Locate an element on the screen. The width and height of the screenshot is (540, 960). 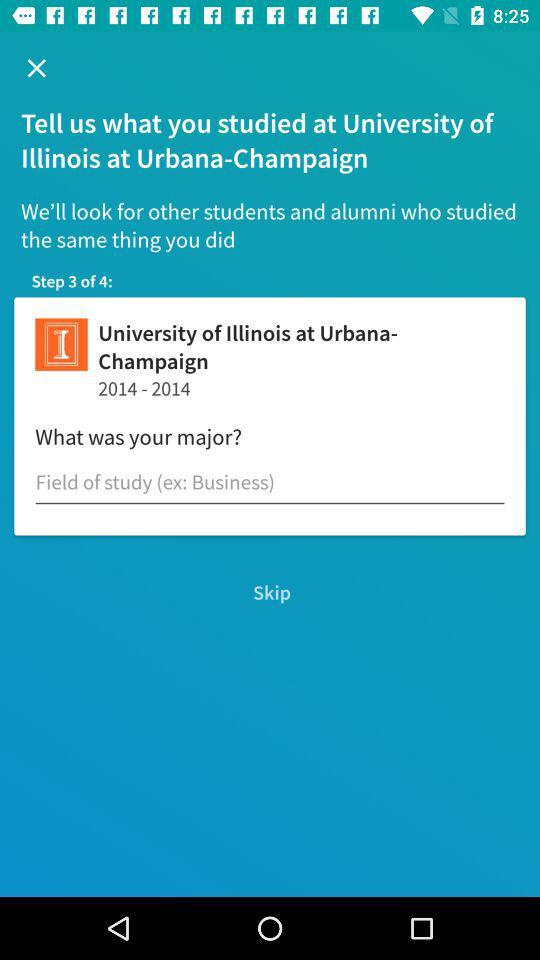
the skip button is located at coordinates (270, 592).